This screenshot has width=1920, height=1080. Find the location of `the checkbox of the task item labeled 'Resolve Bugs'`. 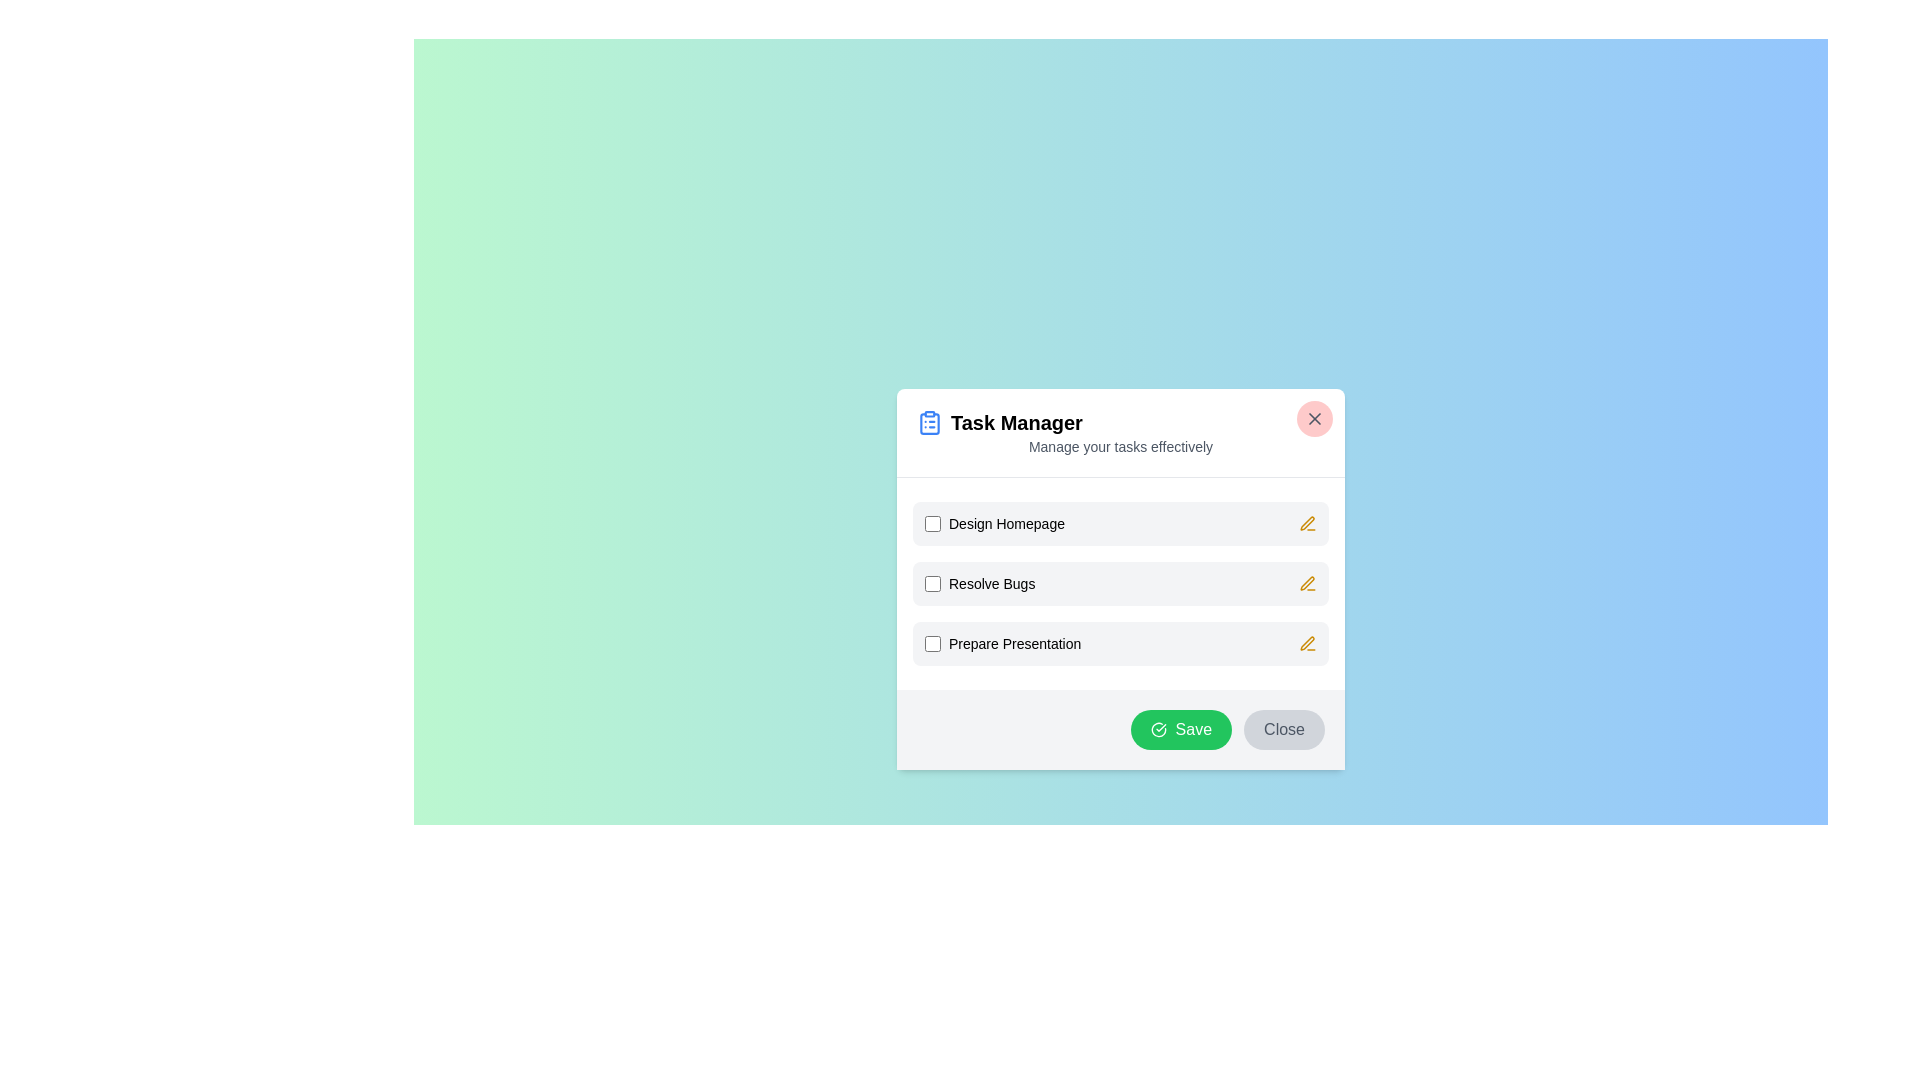

the checkbox of the task item labeled 'Resolve Bugs' is located at coordinates (979, 582).